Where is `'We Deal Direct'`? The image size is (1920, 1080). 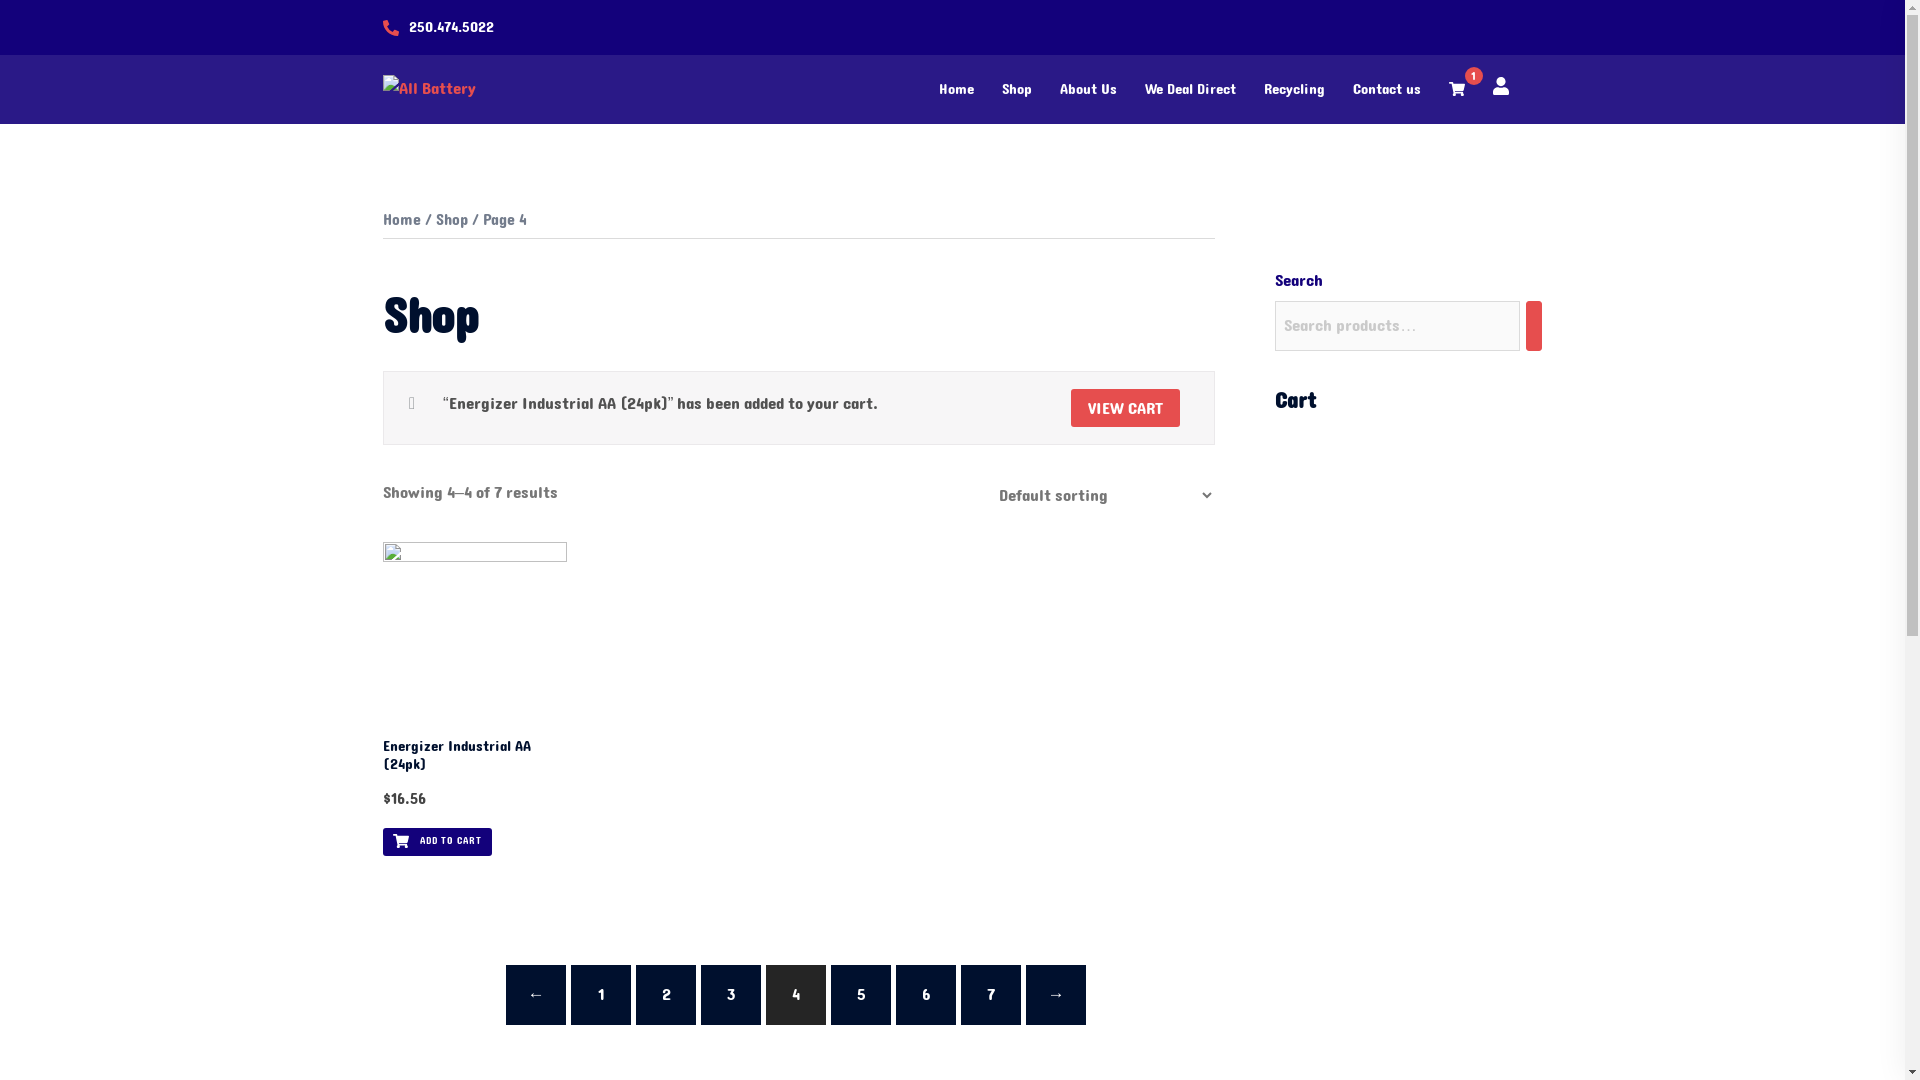
'We Deal Direct' is located at coordinates (1189, 88).